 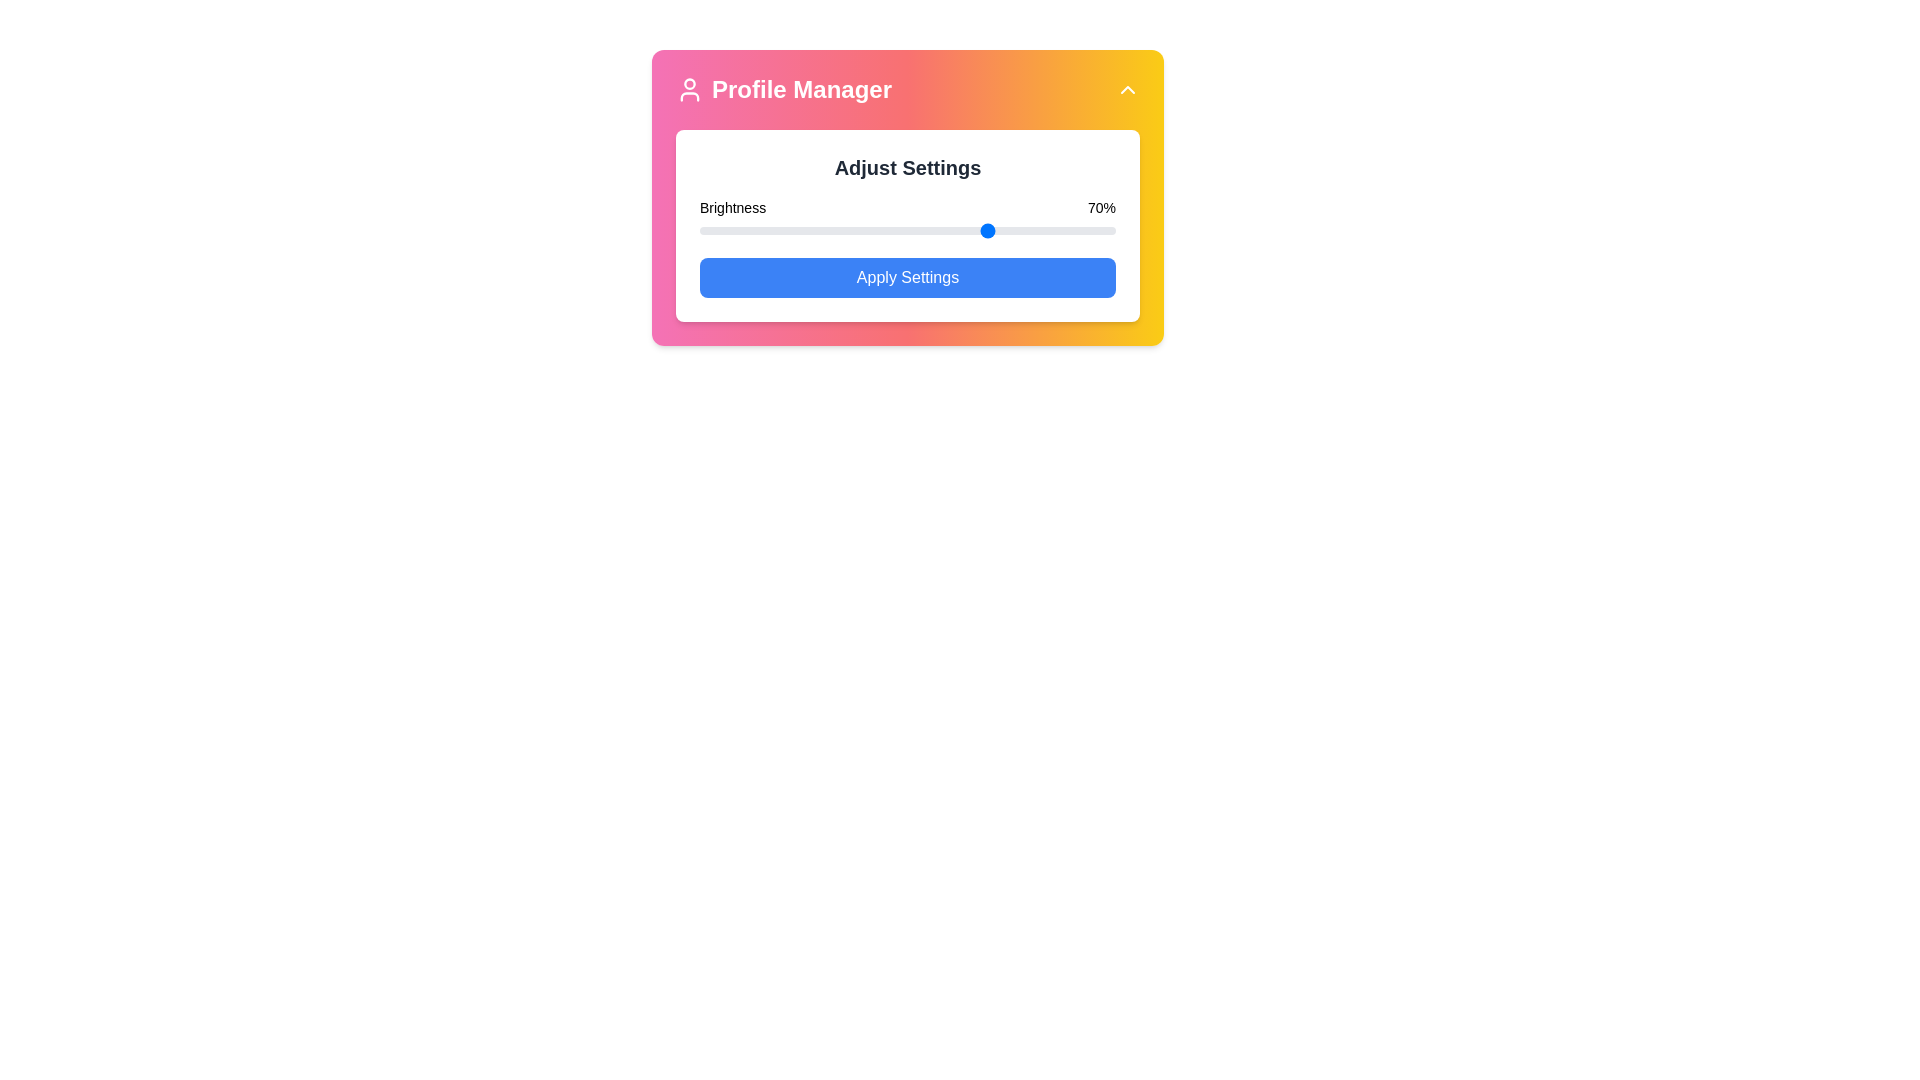 I want to click on information displayed on the Label indicating the current brightness level, which shows 'Brightness 70%' above the slider bar in the 'Adjust Settings' section, so click(x=906, y=208).